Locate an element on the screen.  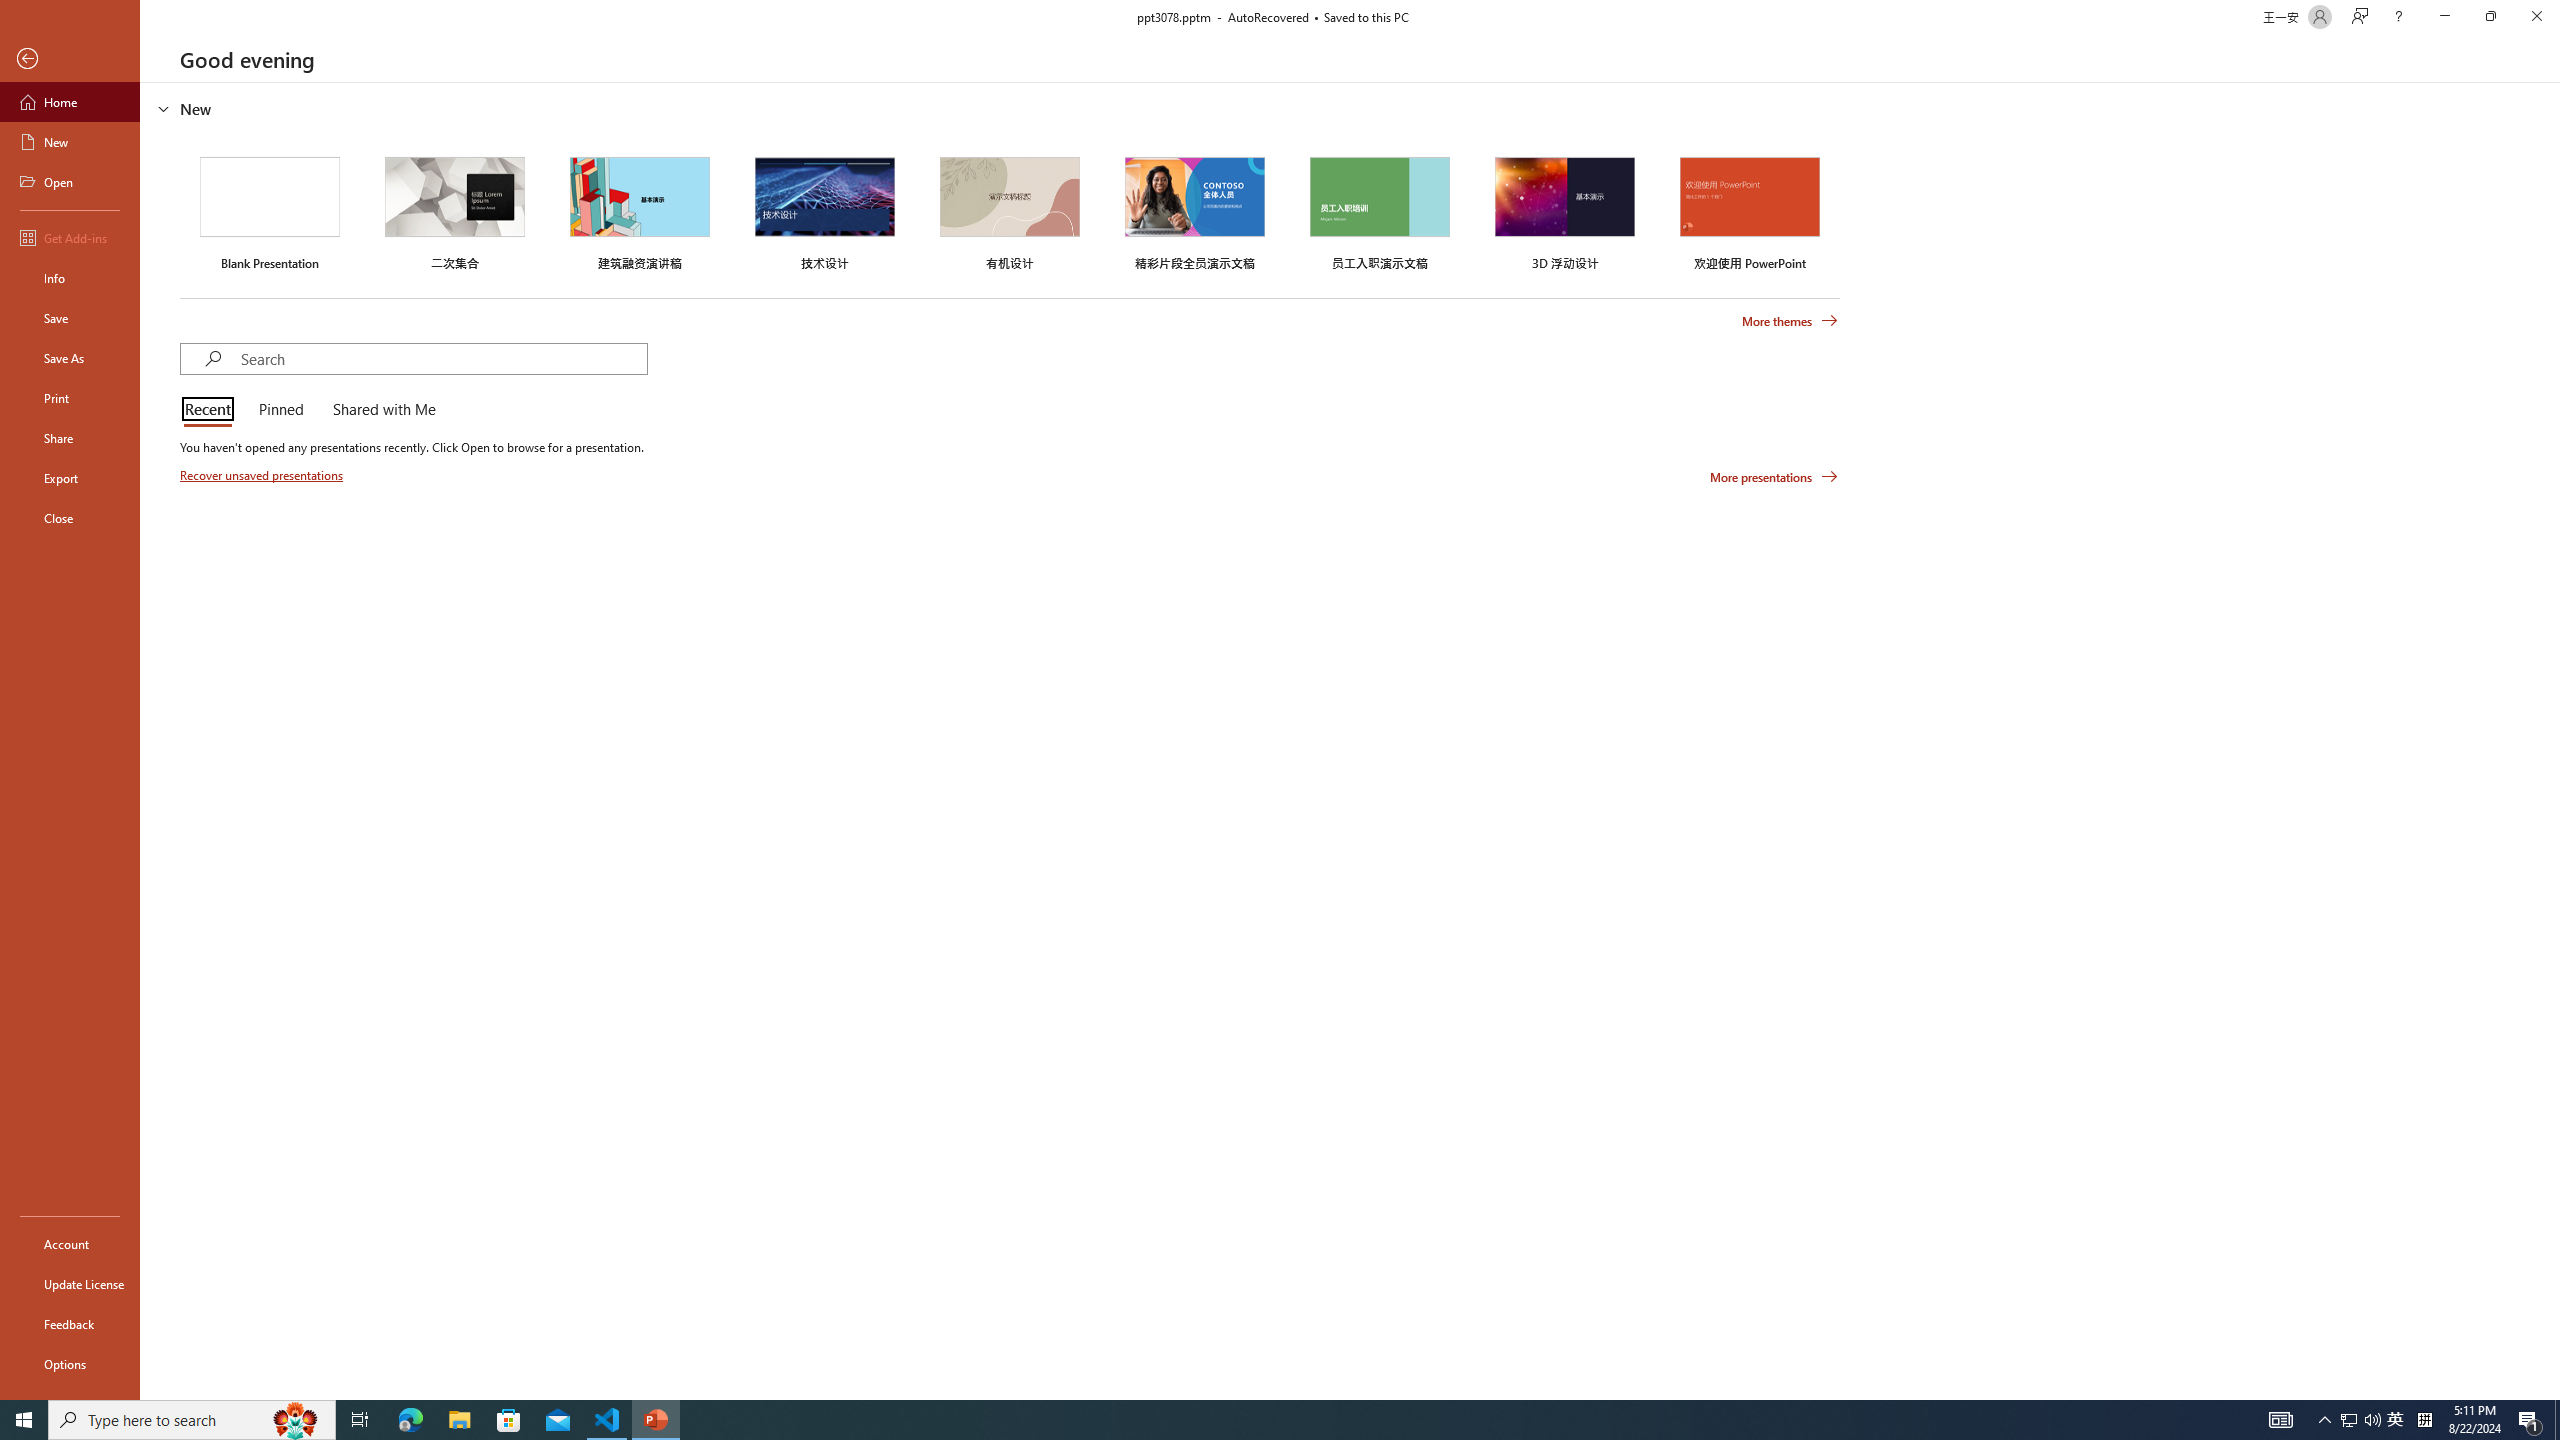
'Recent' is located at coordinates (211, 410).